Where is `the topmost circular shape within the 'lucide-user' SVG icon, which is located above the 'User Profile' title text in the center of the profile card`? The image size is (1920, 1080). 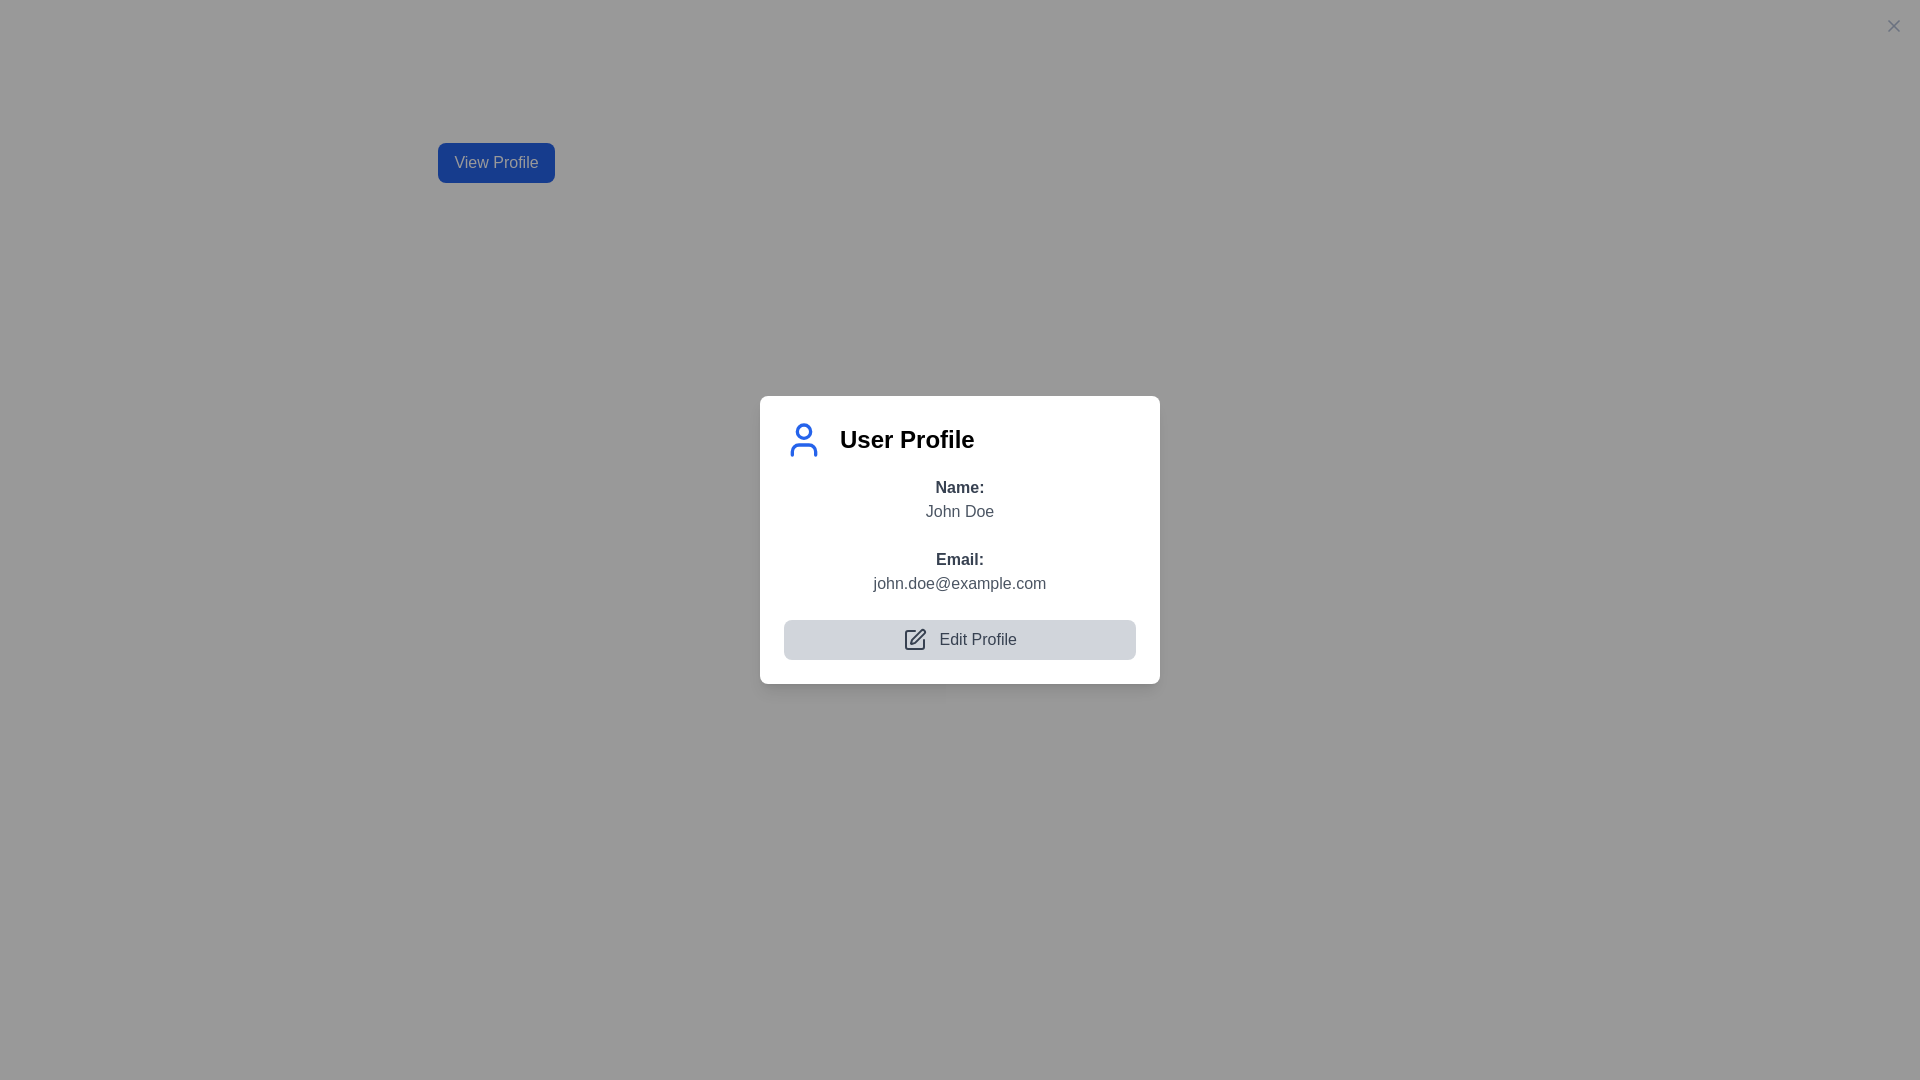
the topmost circular shape within the 'lucide-user' SVG icon, which is located above the 'User Profile' title text in the center of the profile card is located at coordinates (804, 430).